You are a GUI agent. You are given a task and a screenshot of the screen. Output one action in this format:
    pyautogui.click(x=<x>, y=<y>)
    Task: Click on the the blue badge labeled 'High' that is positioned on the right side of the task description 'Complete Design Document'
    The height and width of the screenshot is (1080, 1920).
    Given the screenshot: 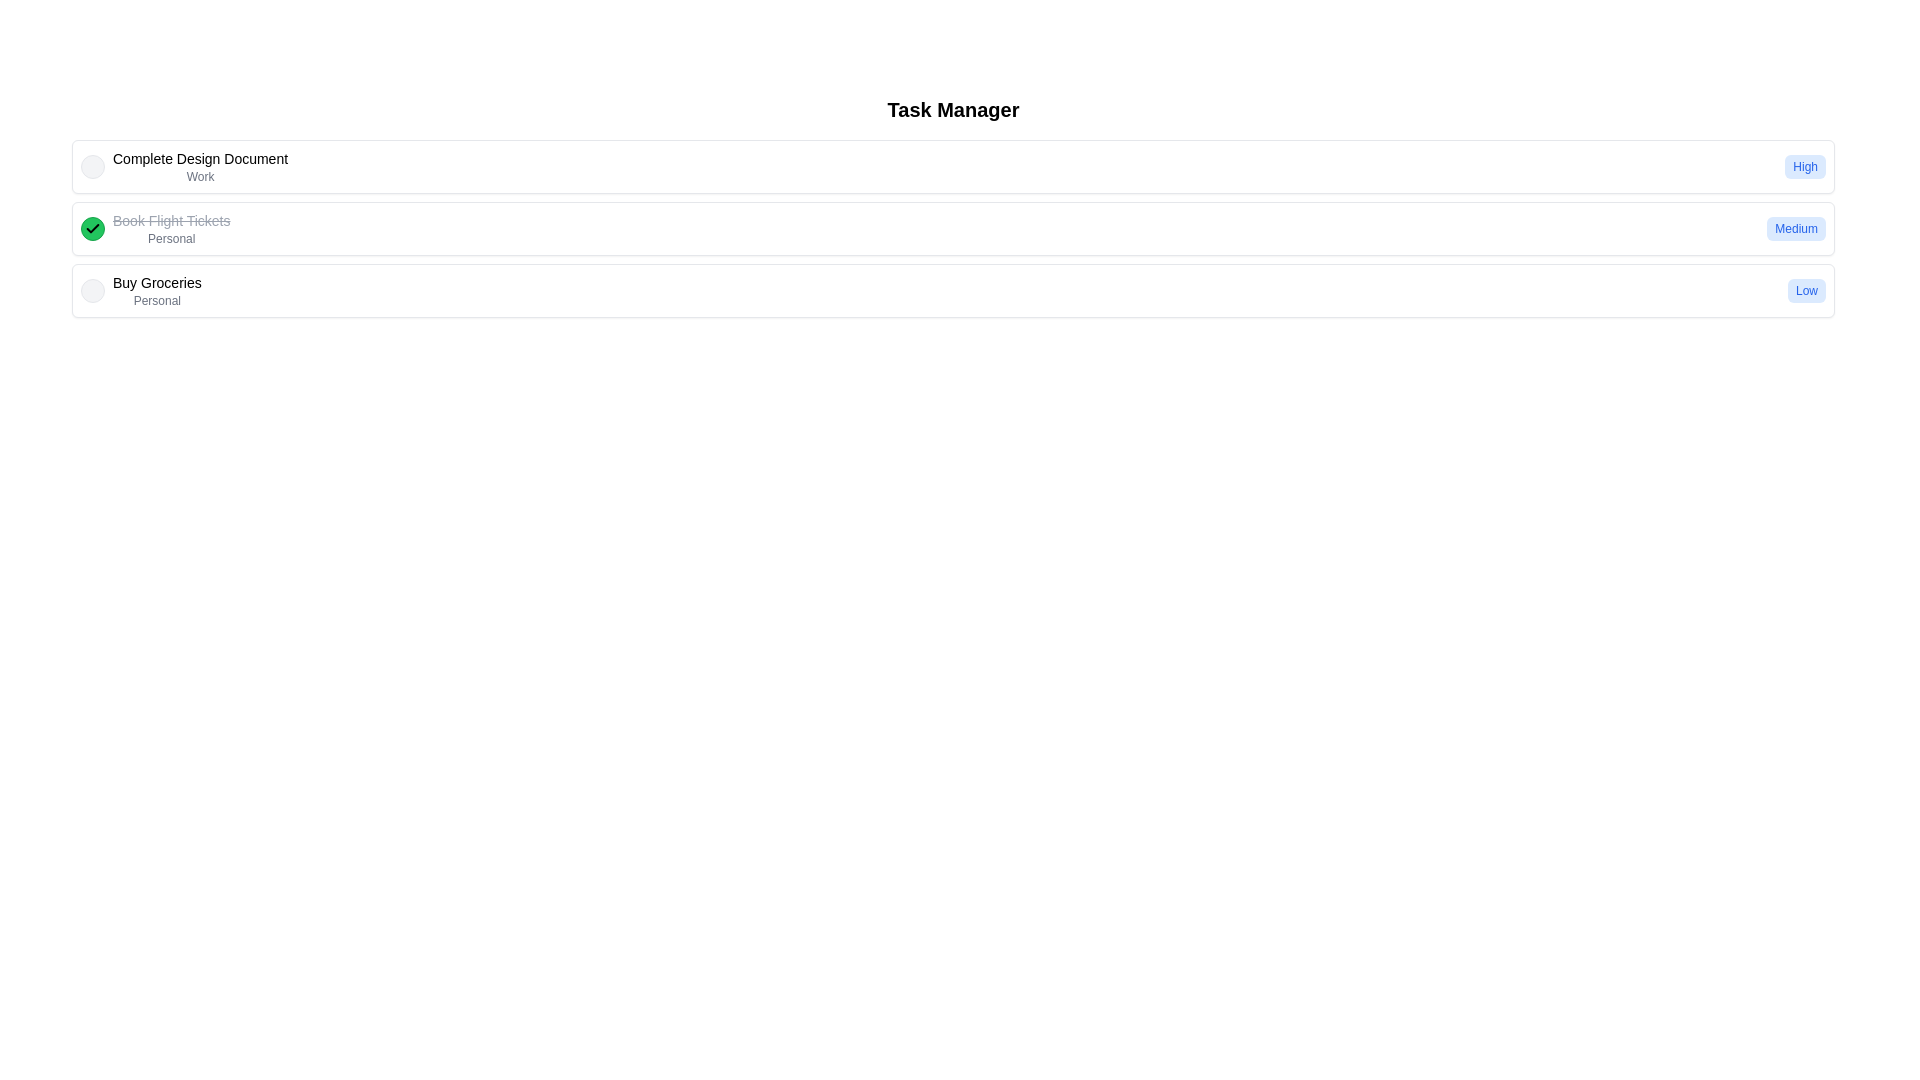 What is the action you would take?
    pyautogui.click(x=1805, y=165)
    